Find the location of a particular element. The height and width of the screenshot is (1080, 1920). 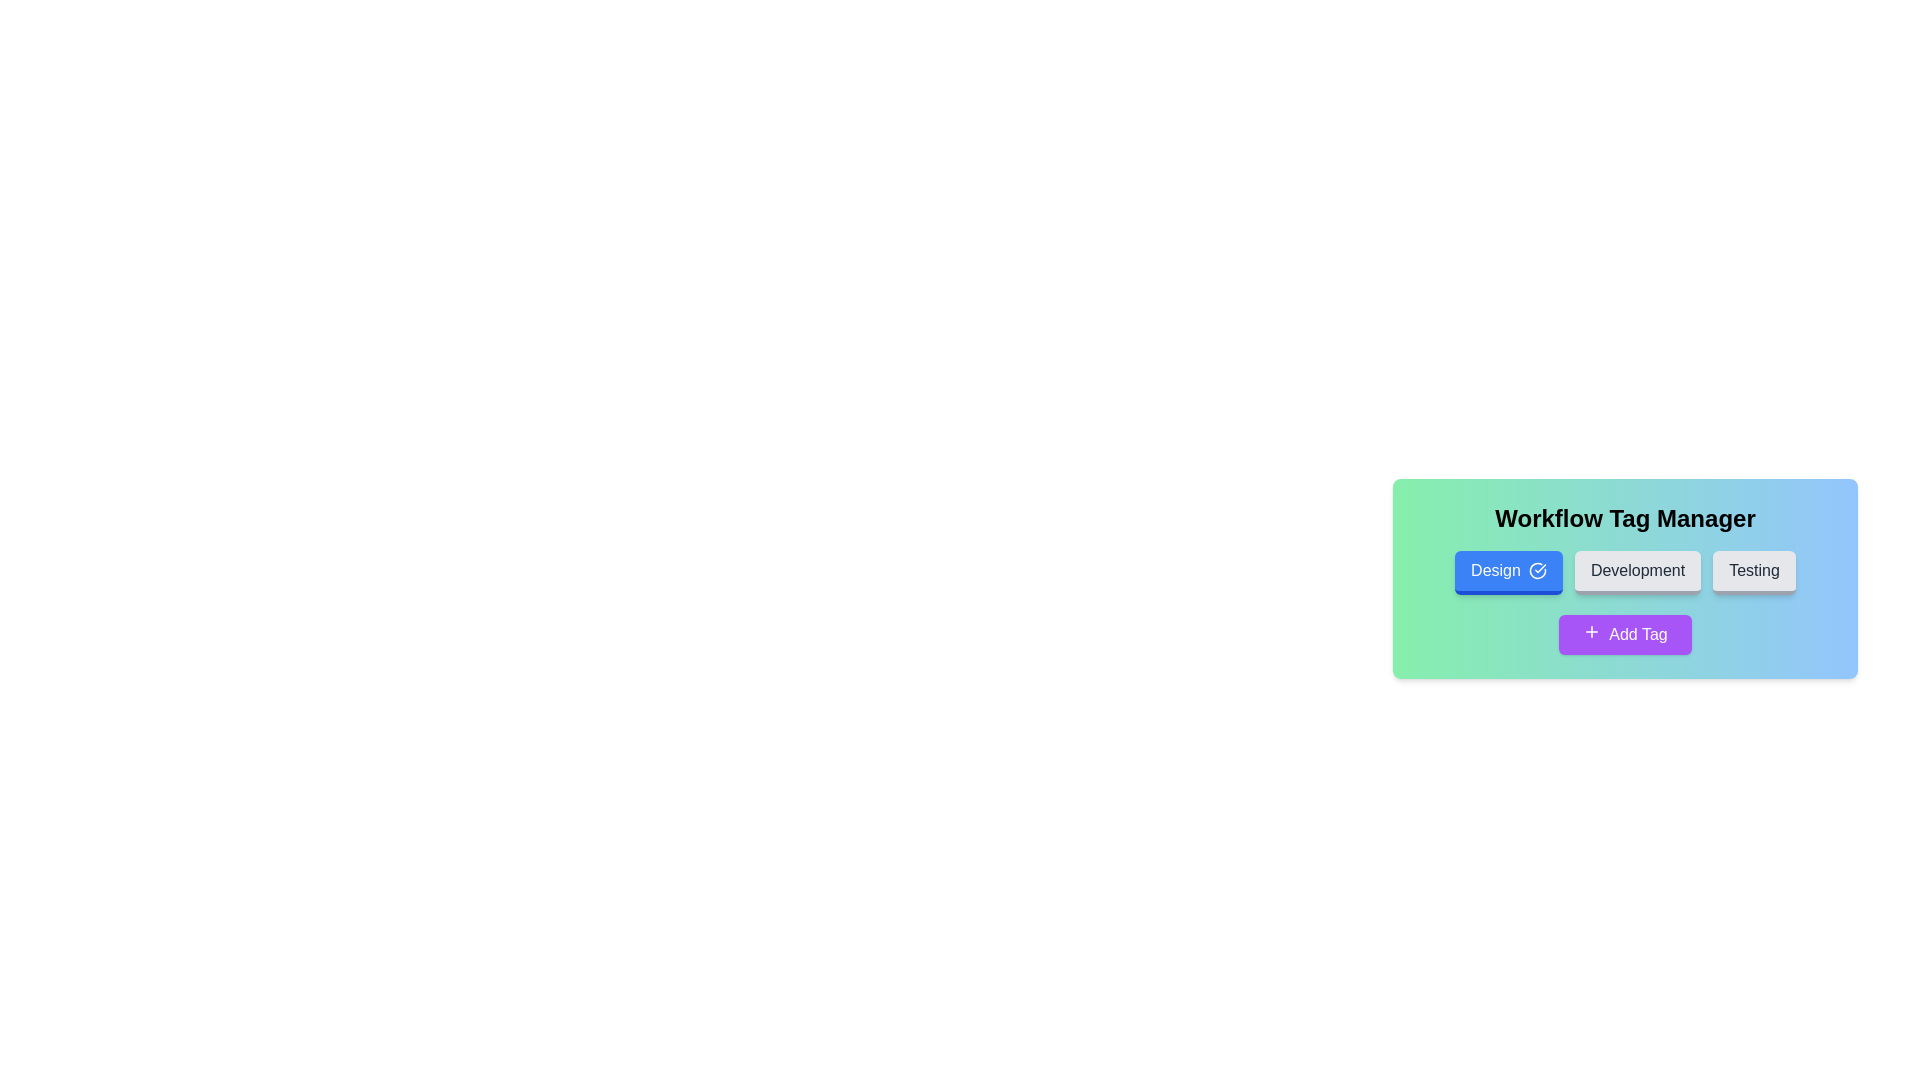

the tag Development is located at coordinates (1637, 573).